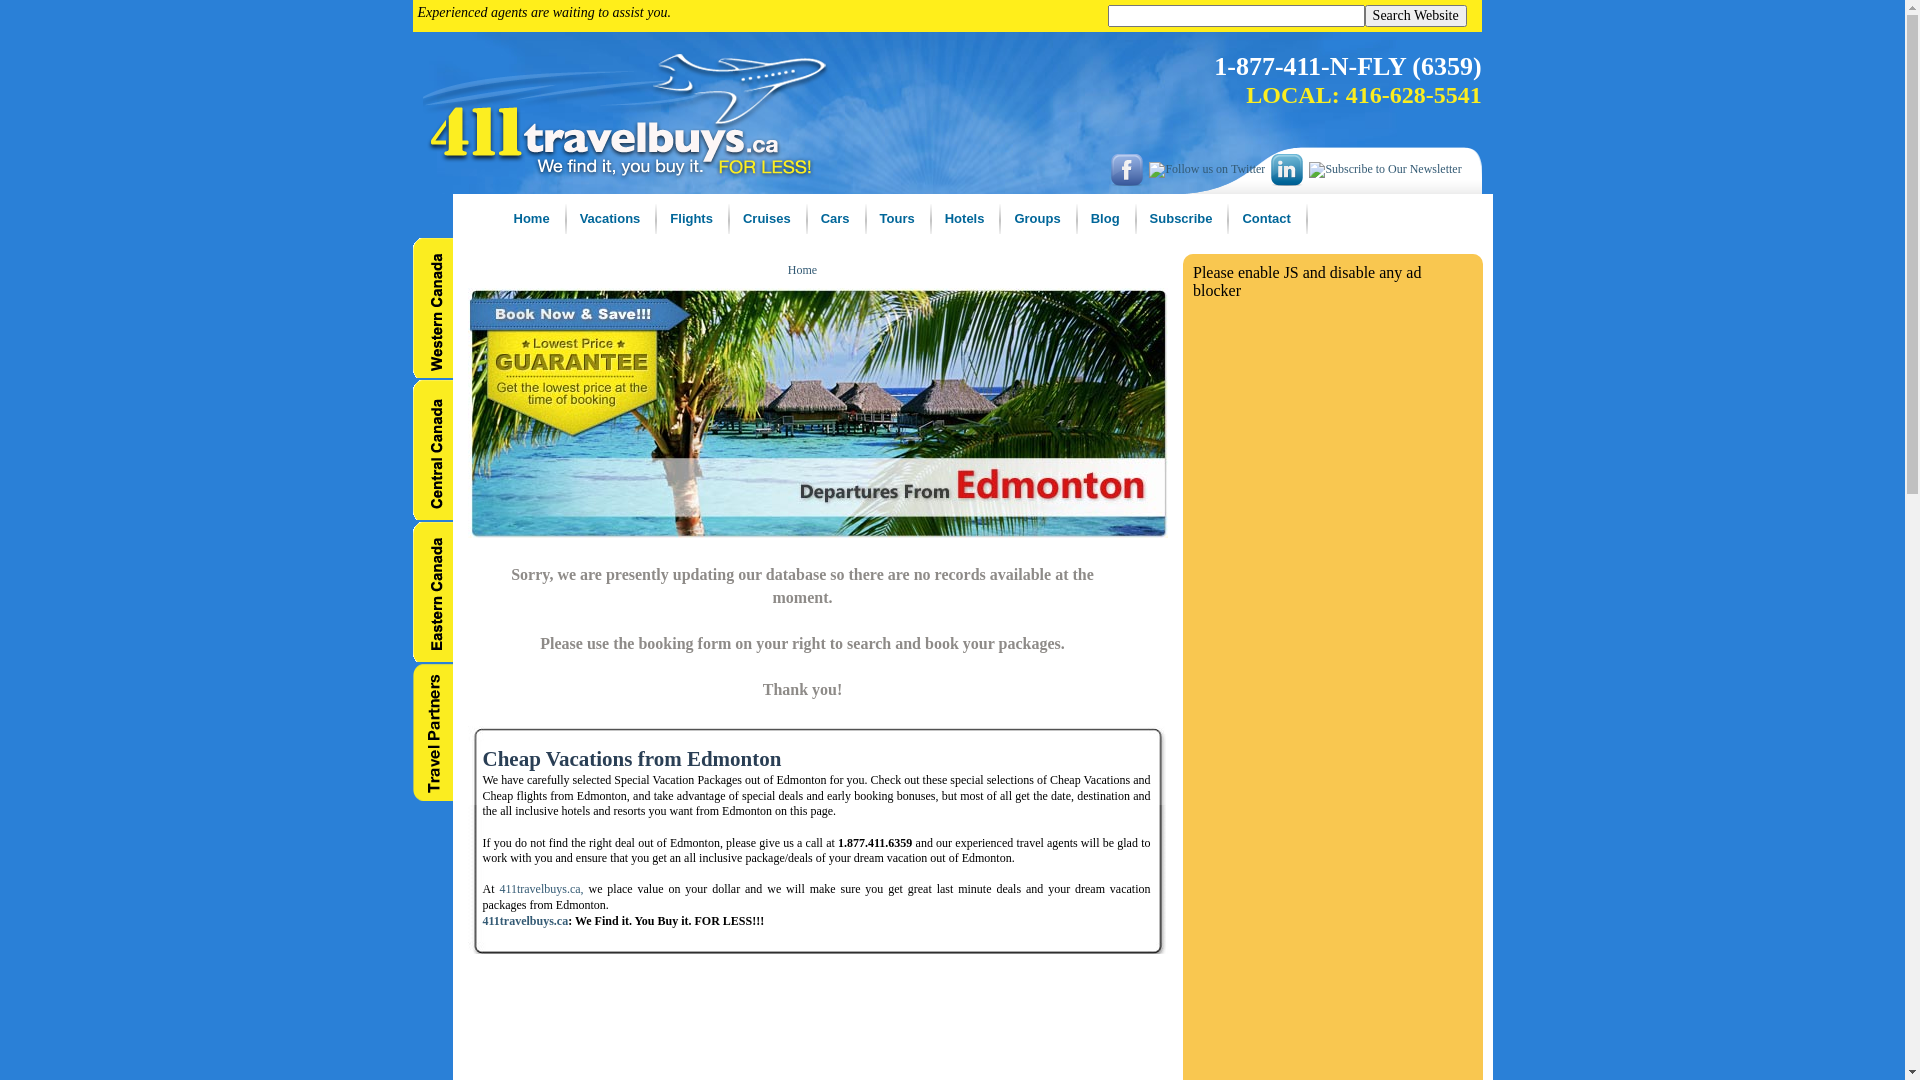  What do you see at coordinates (802, 270) in the screenshot?
I see `'Home'` at bounding box center [802, 270].